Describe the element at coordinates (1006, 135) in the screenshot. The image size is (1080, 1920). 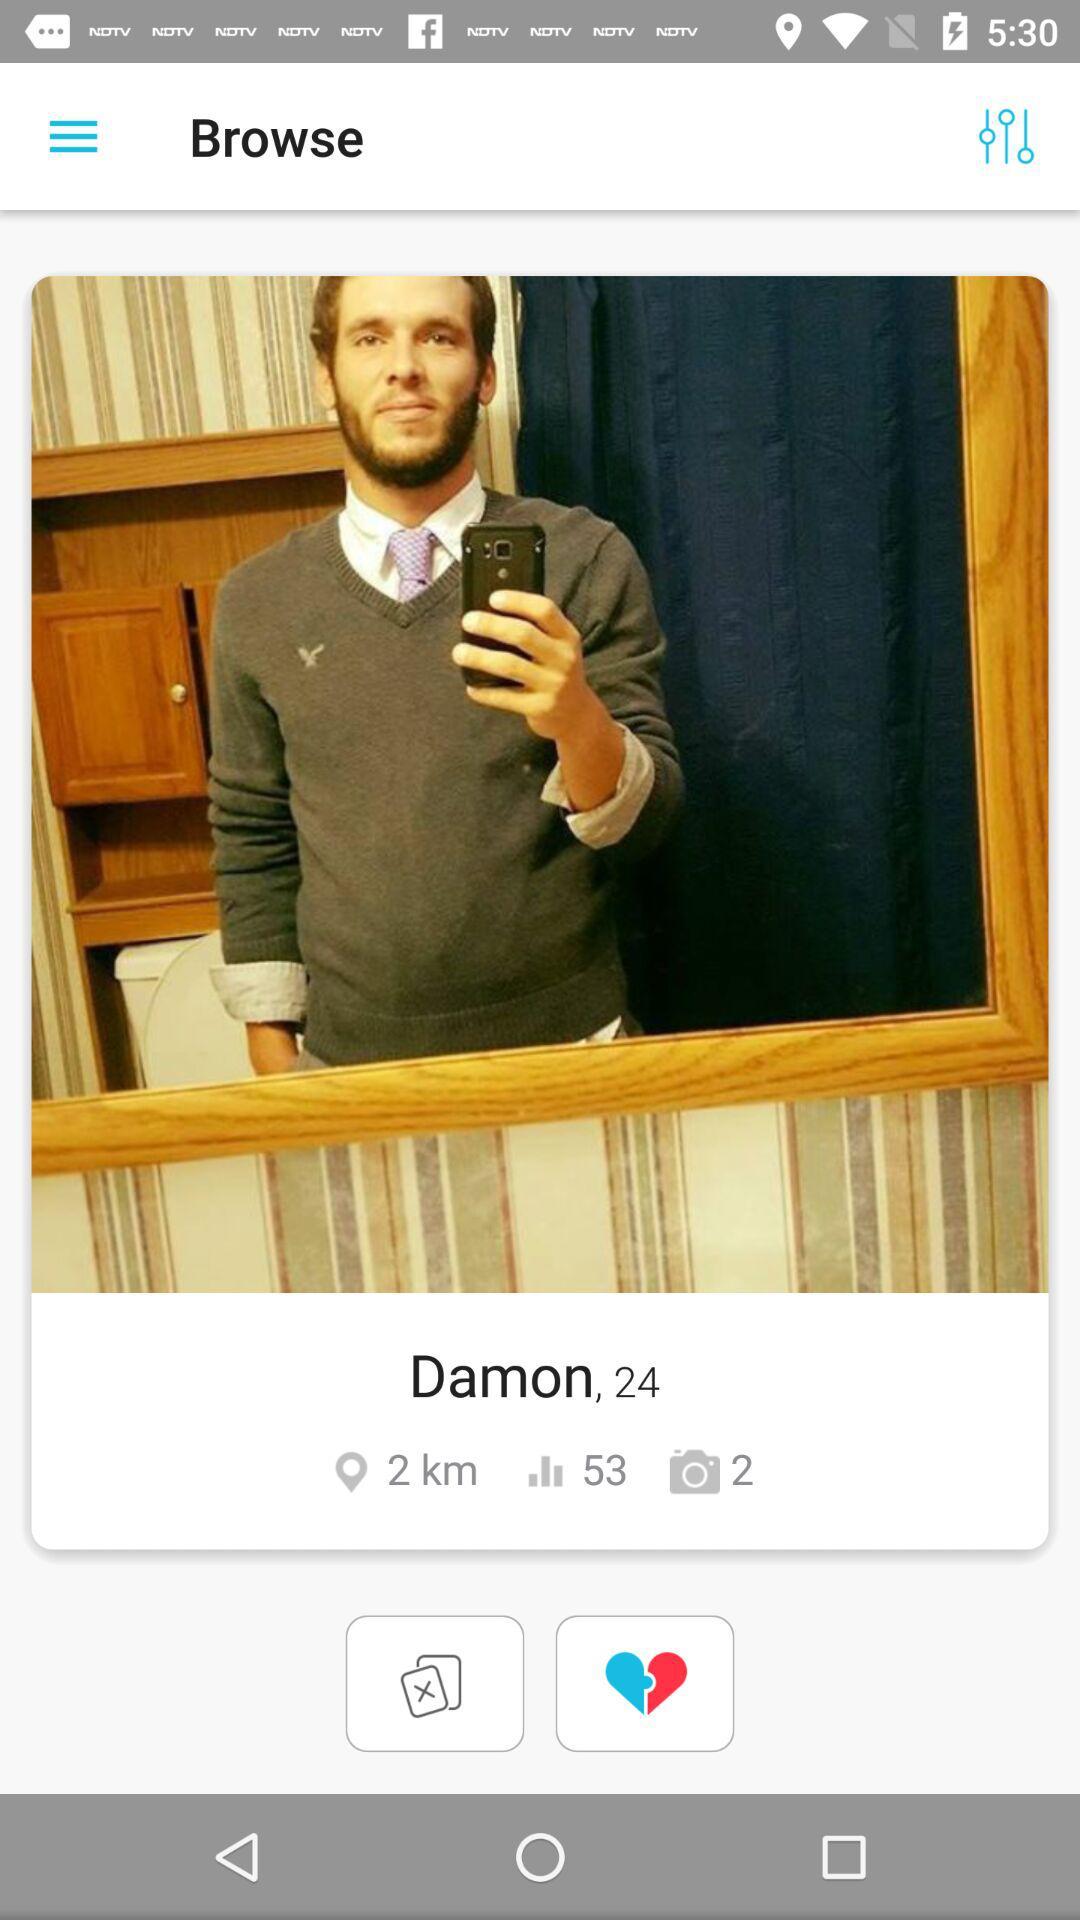
I see `icon to the right of browse` at that location.